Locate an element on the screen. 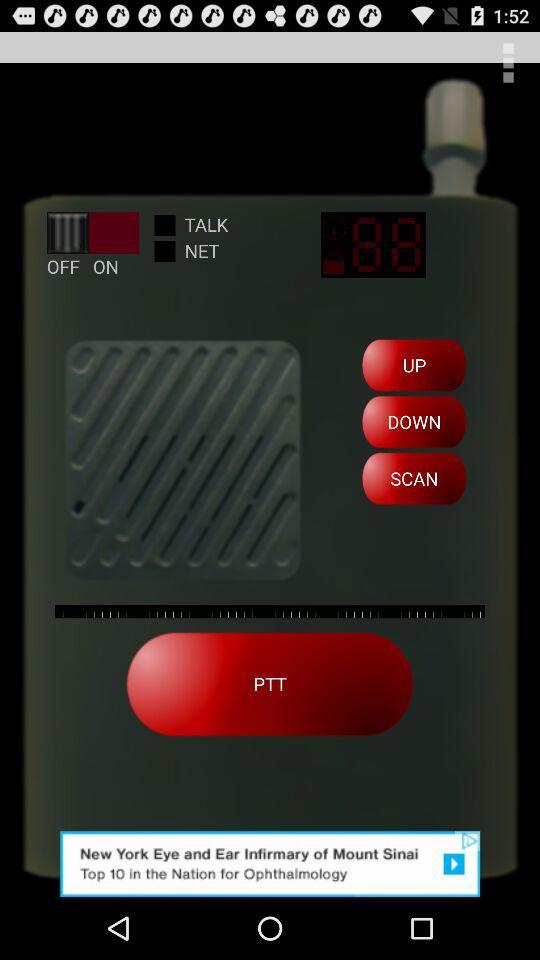 The image size is (540, 960). menu page is located at coordinates (508, 62).